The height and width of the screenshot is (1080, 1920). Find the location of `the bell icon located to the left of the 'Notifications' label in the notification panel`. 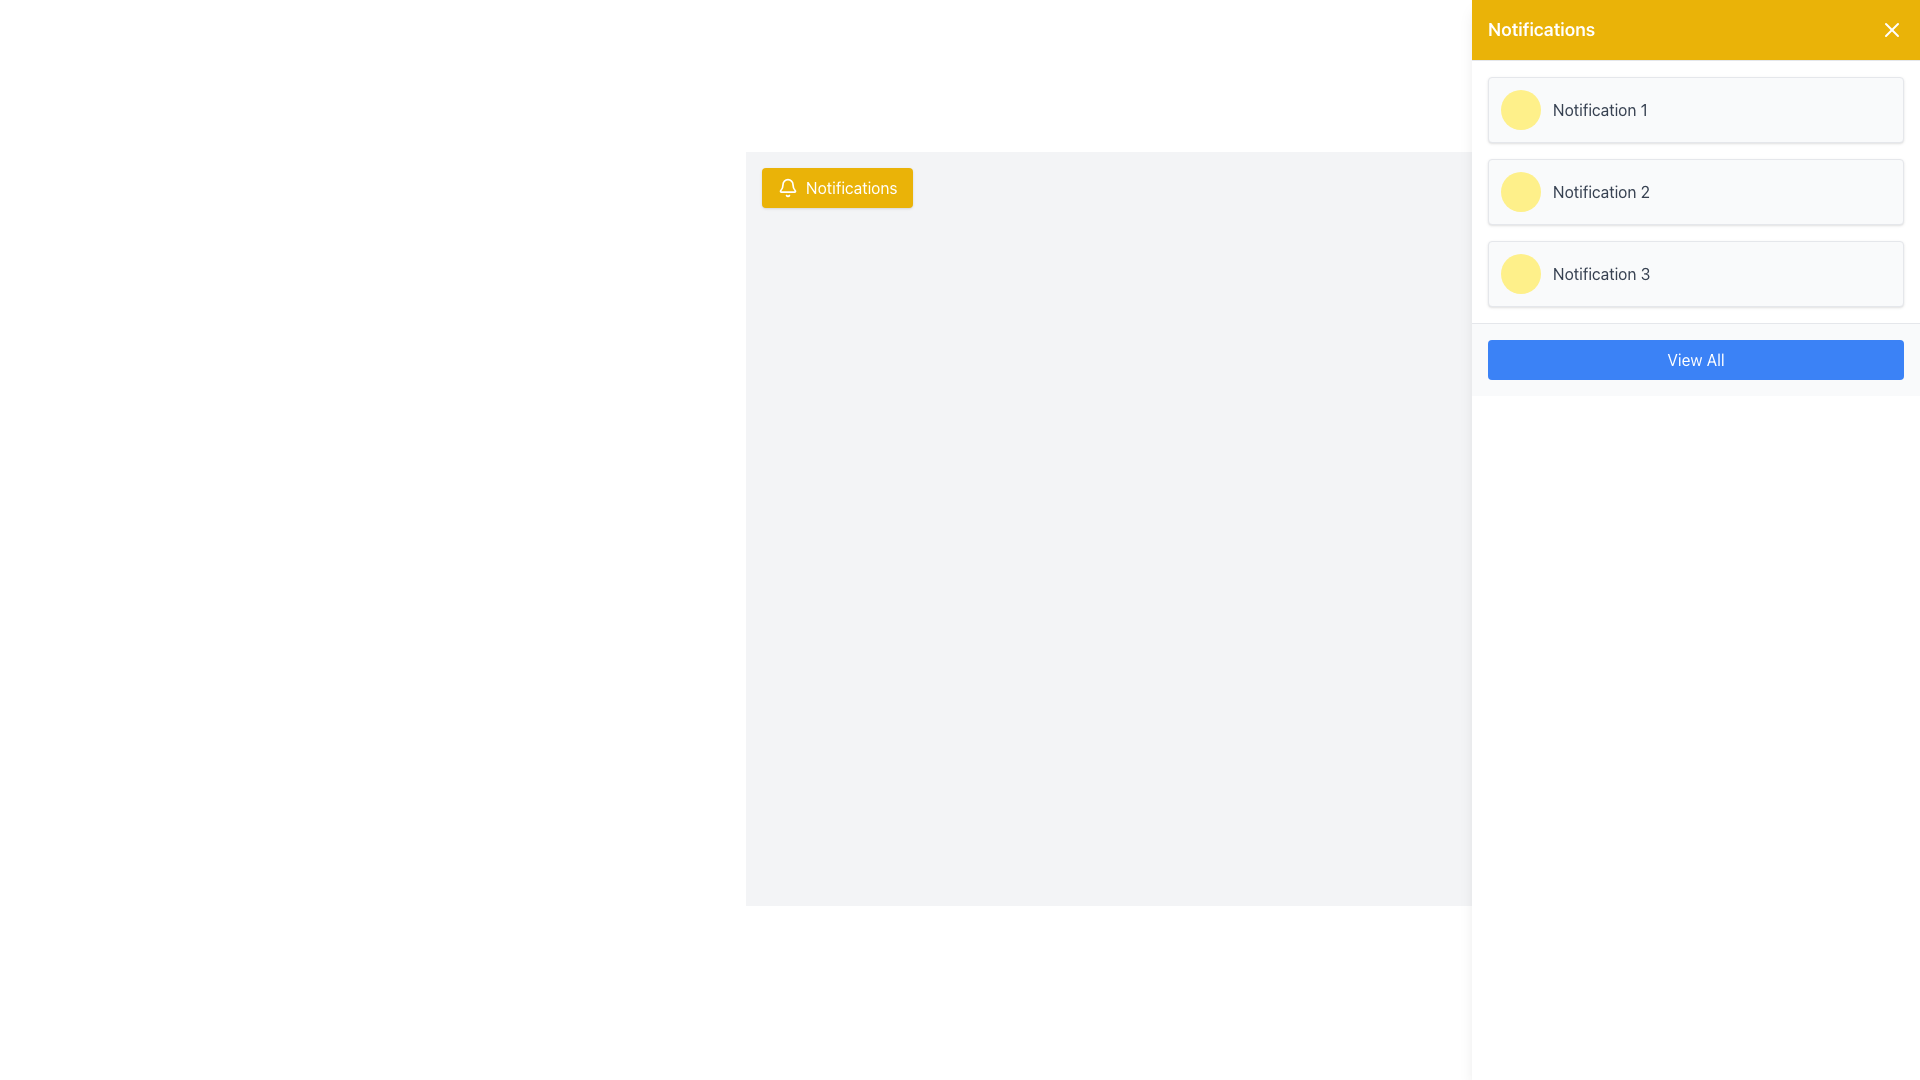

the bell icon located to the left of the 'Notifications' label in the notification panel is located at coordinates (786, 185).